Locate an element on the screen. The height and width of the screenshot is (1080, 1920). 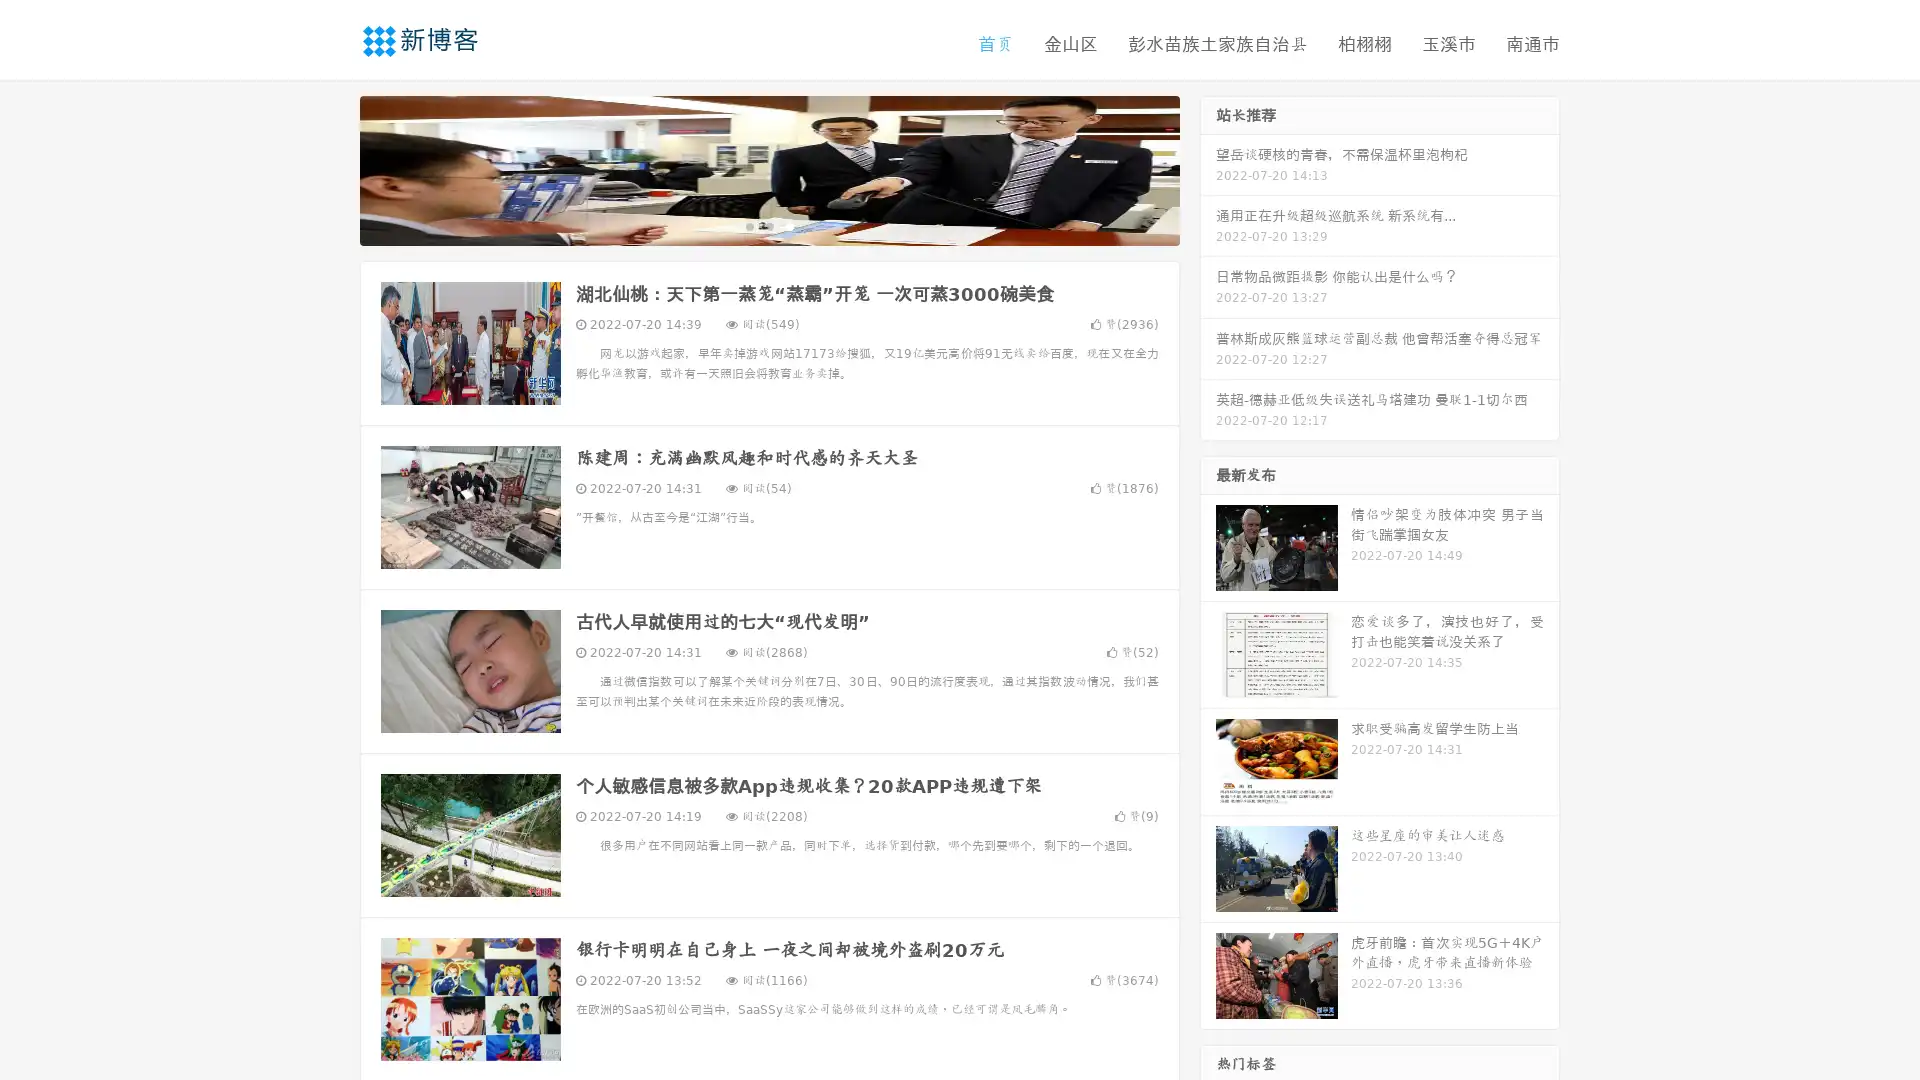
Go to slide 1 is located at coordinates (748, 225).